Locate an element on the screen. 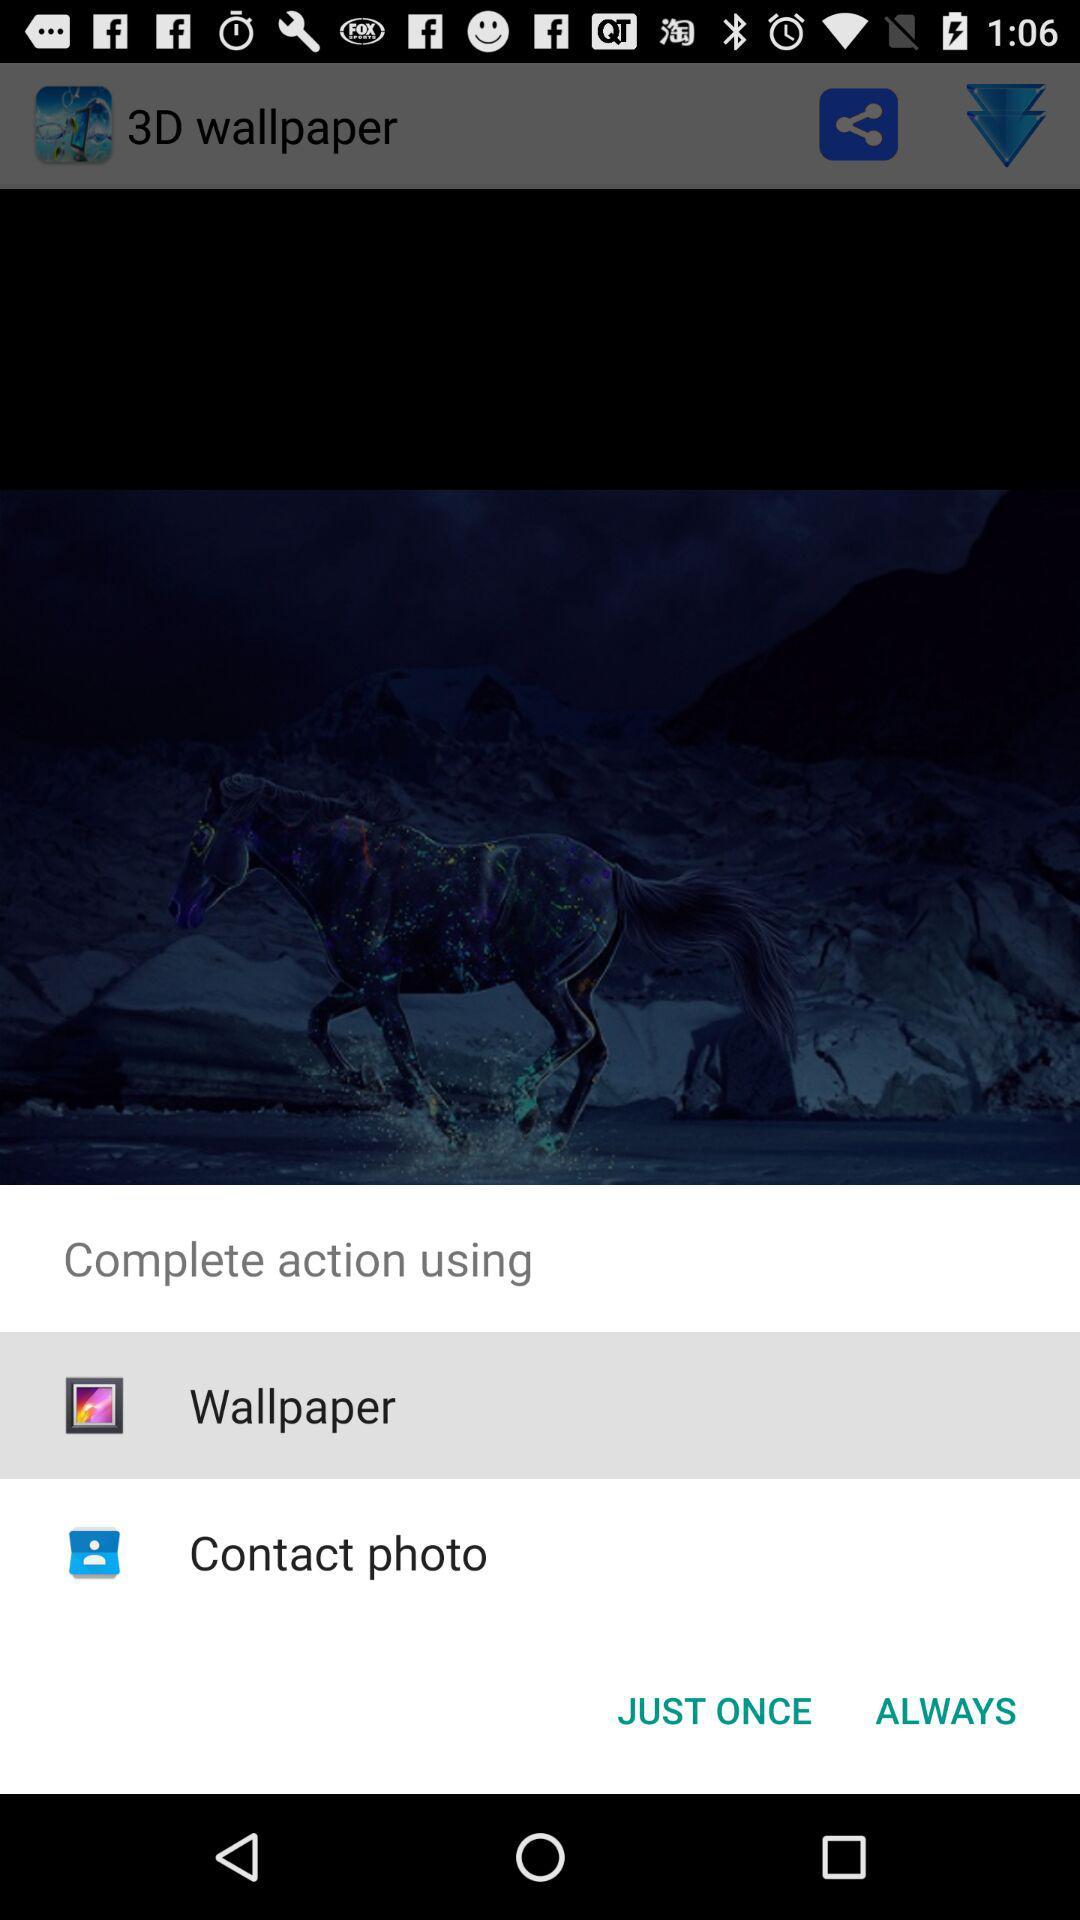 The height and width of the screenshot is (1920, 1080). the just once icon is located at coordinates (713, 1708).